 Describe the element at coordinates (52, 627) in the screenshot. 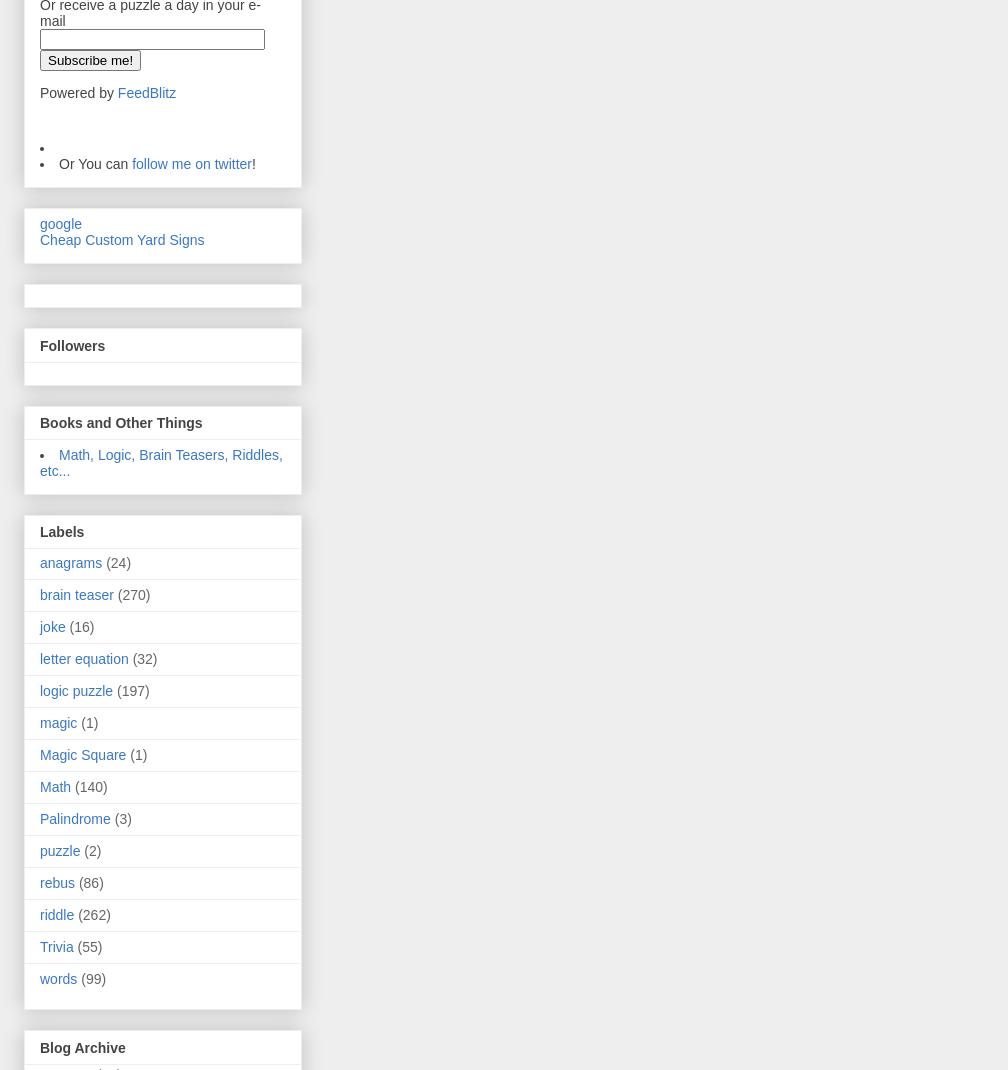

I see `'joke'` at that location.